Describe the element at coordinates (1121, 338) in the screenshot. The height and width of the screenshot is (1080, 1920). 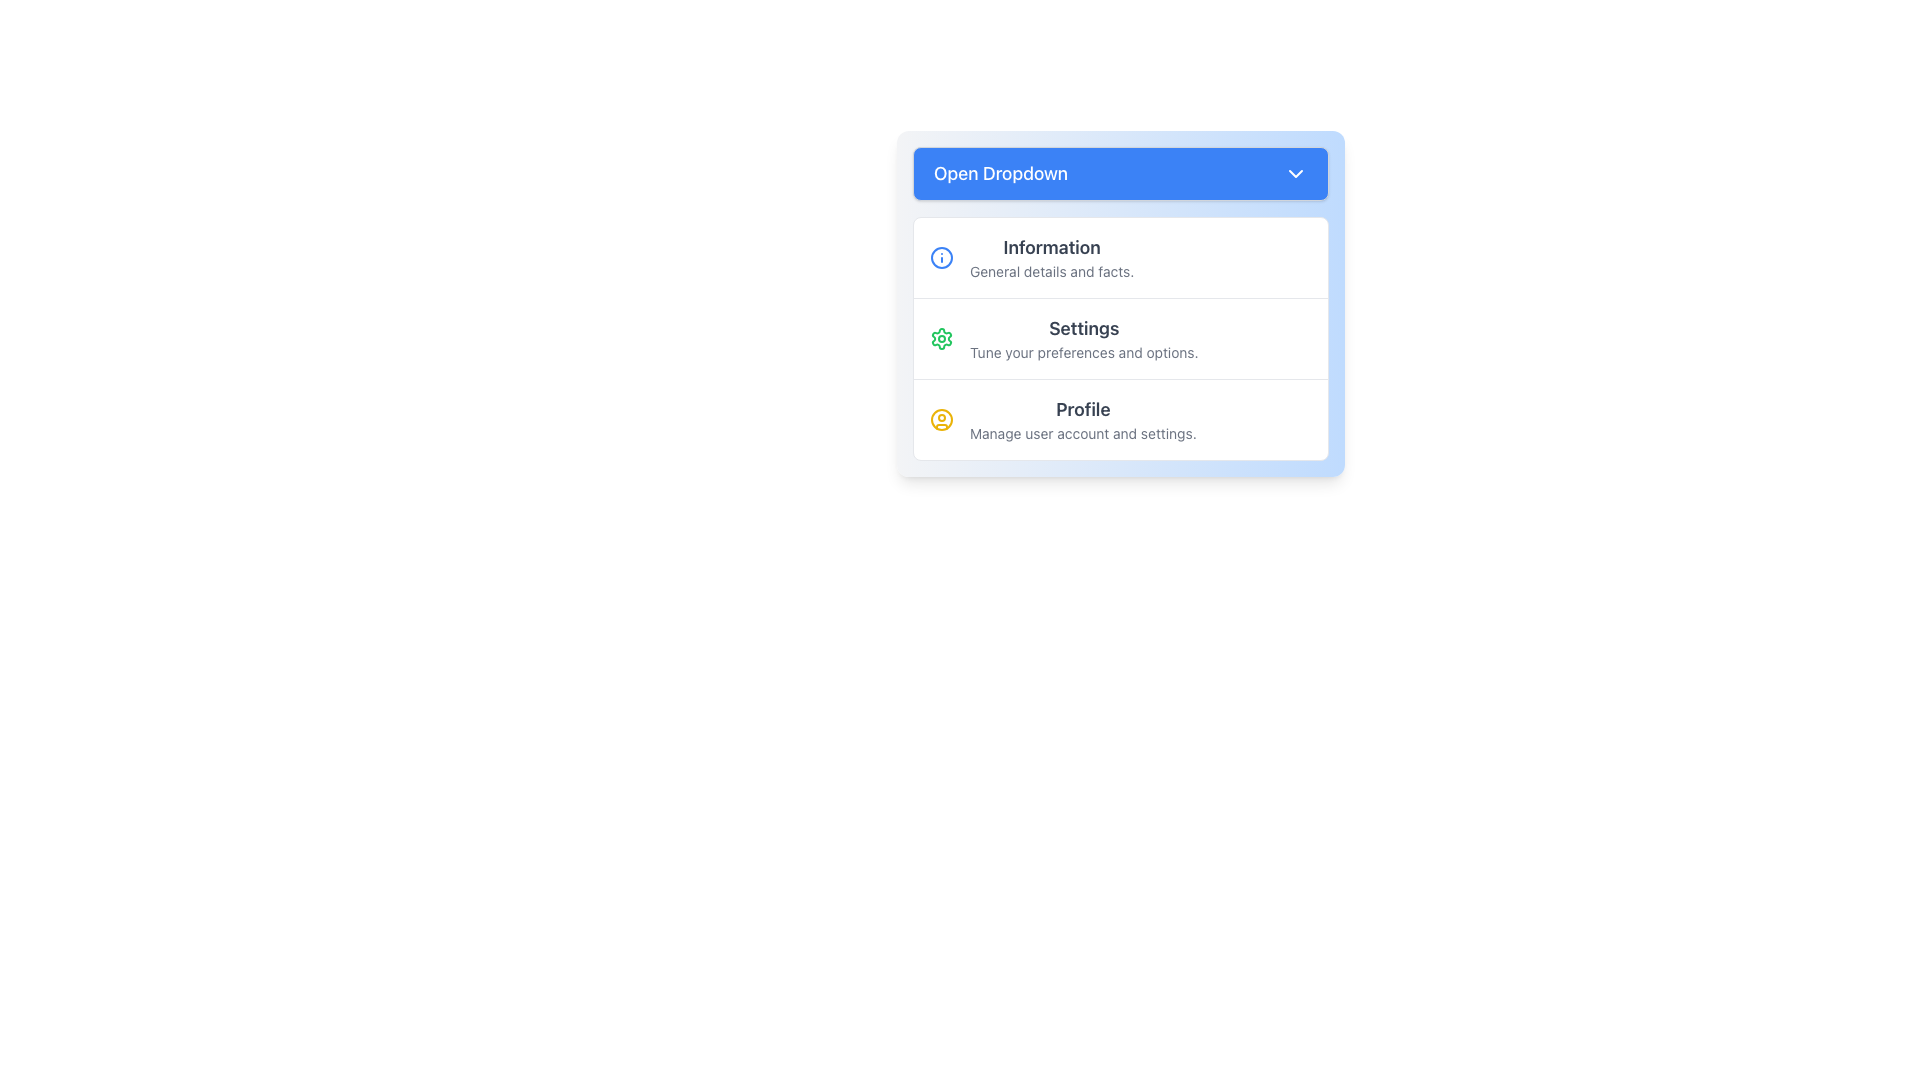
I see `the 'Settings' menu item, which features a green gear-shaped icon and bold text` at that location.